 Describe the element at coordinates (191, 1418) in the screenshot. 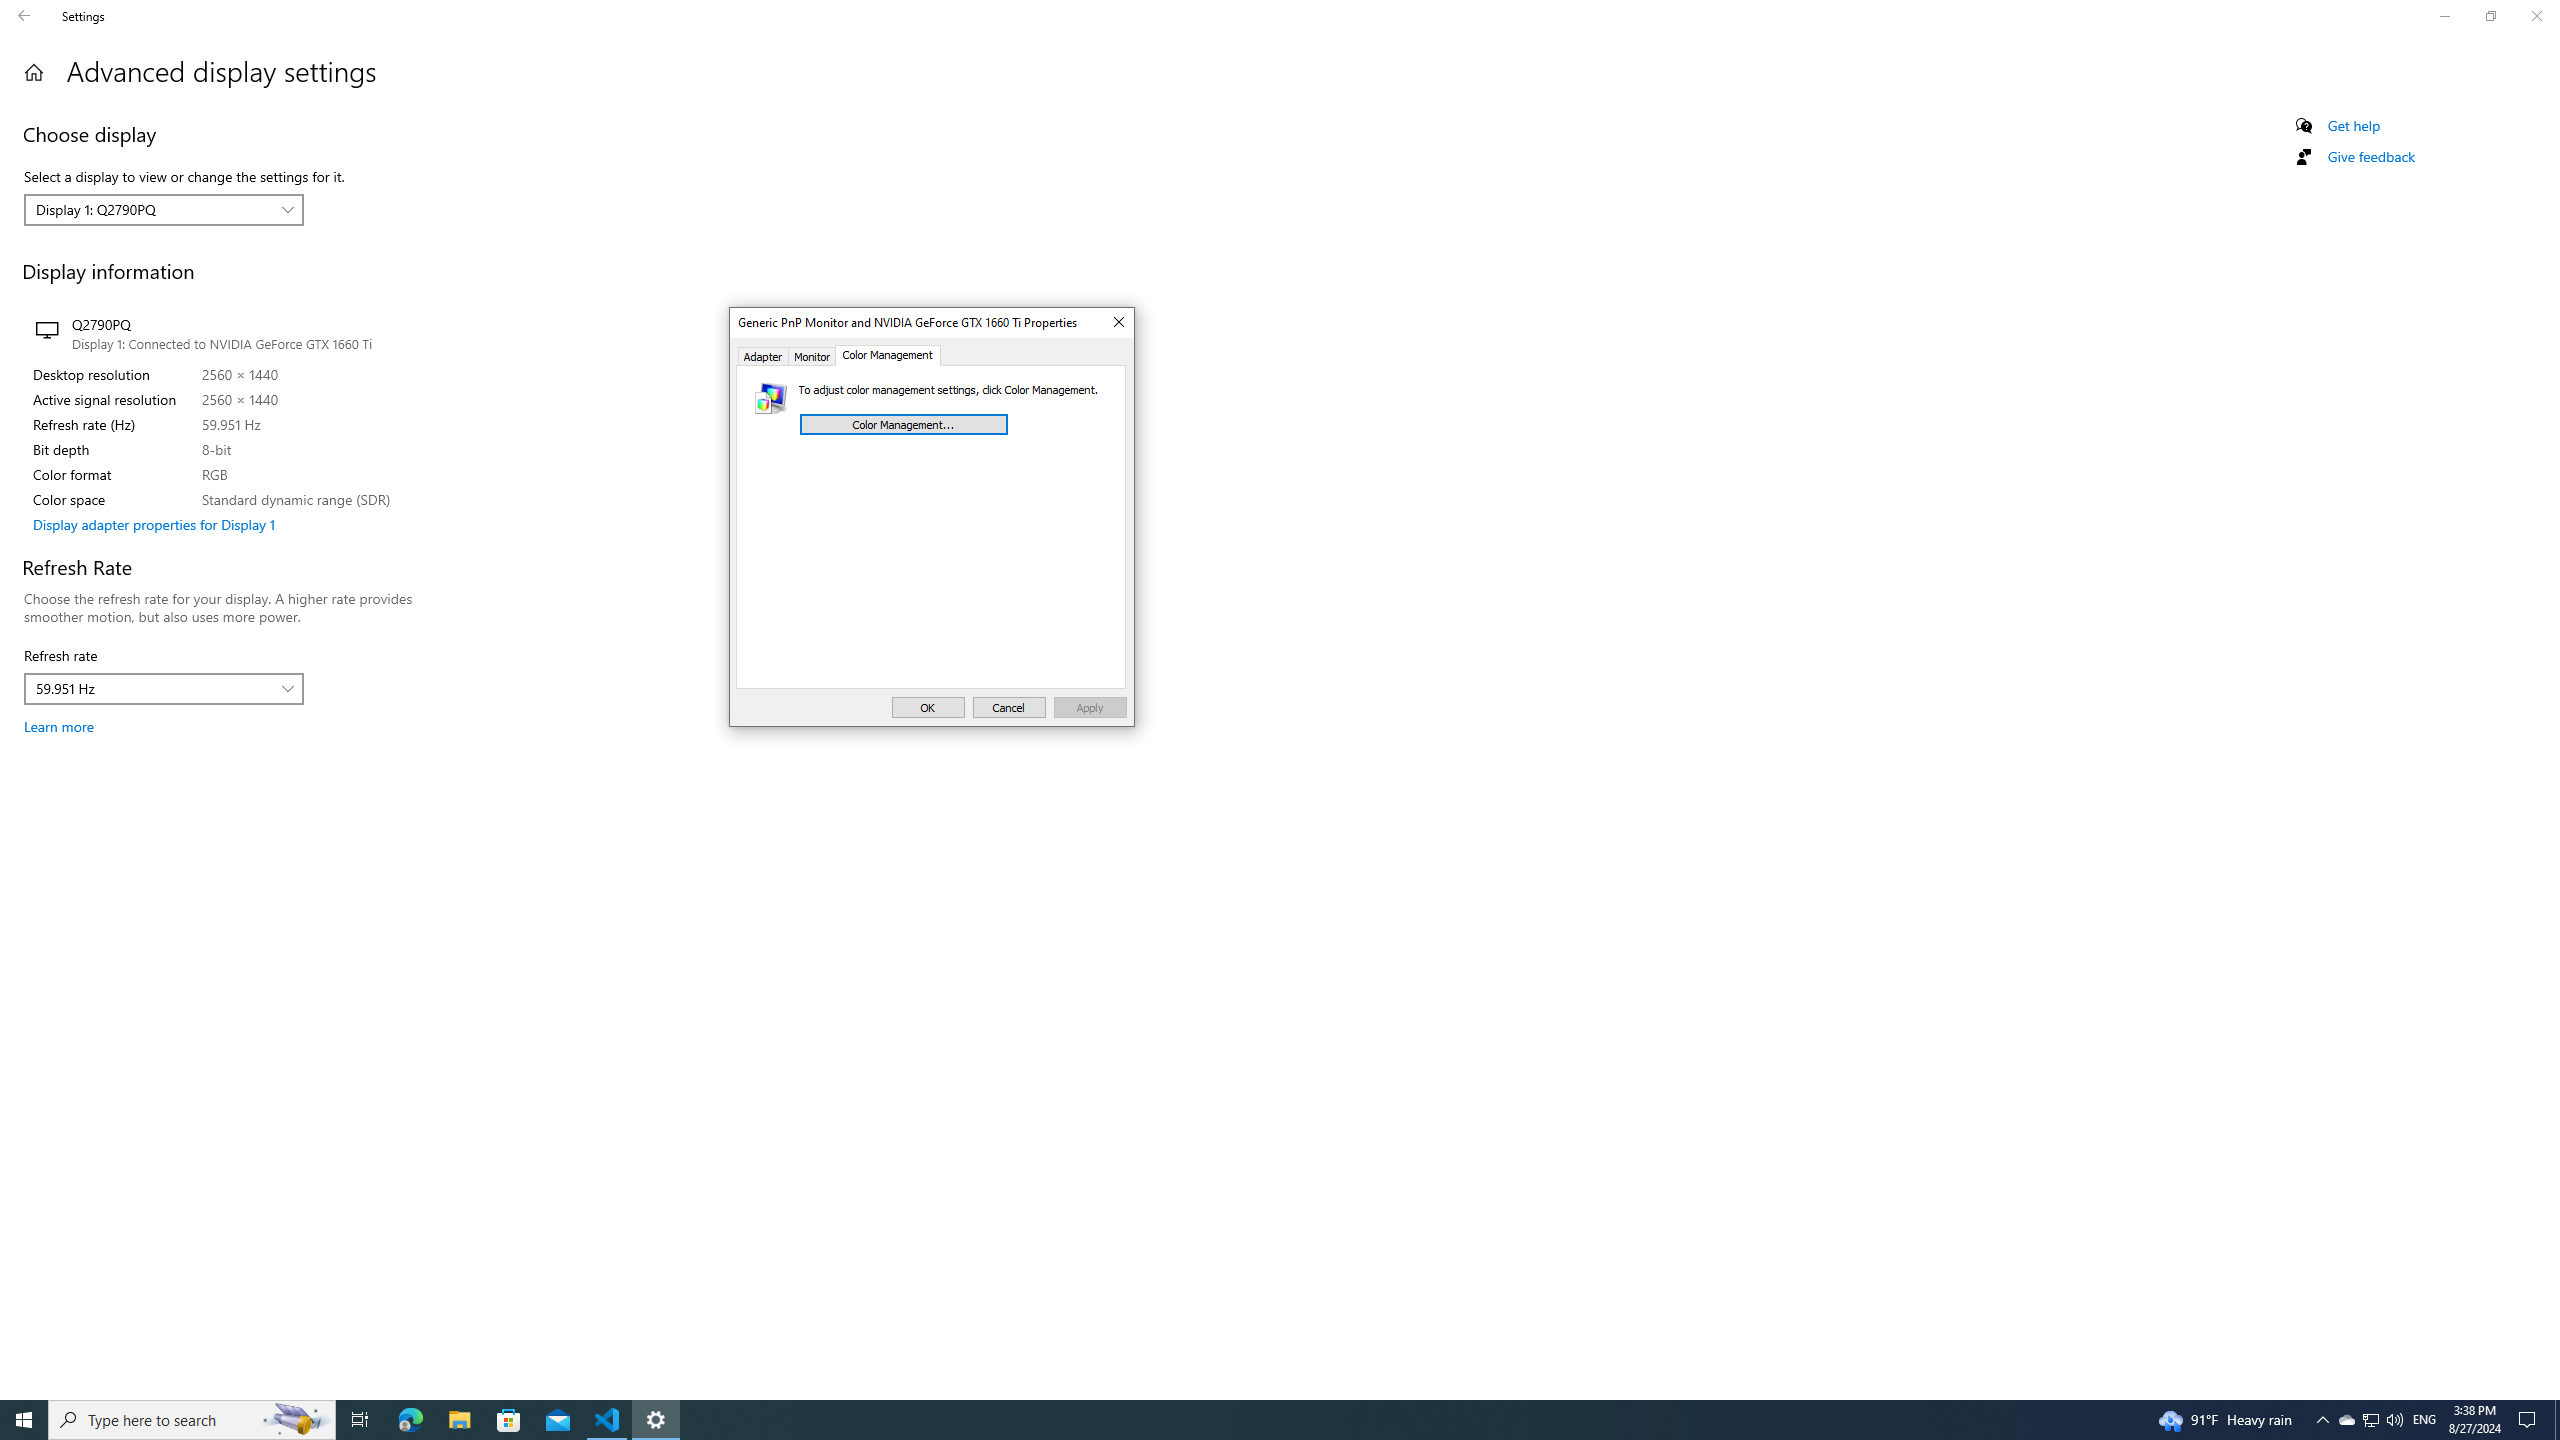

I see `'Type here to search'` at that location.